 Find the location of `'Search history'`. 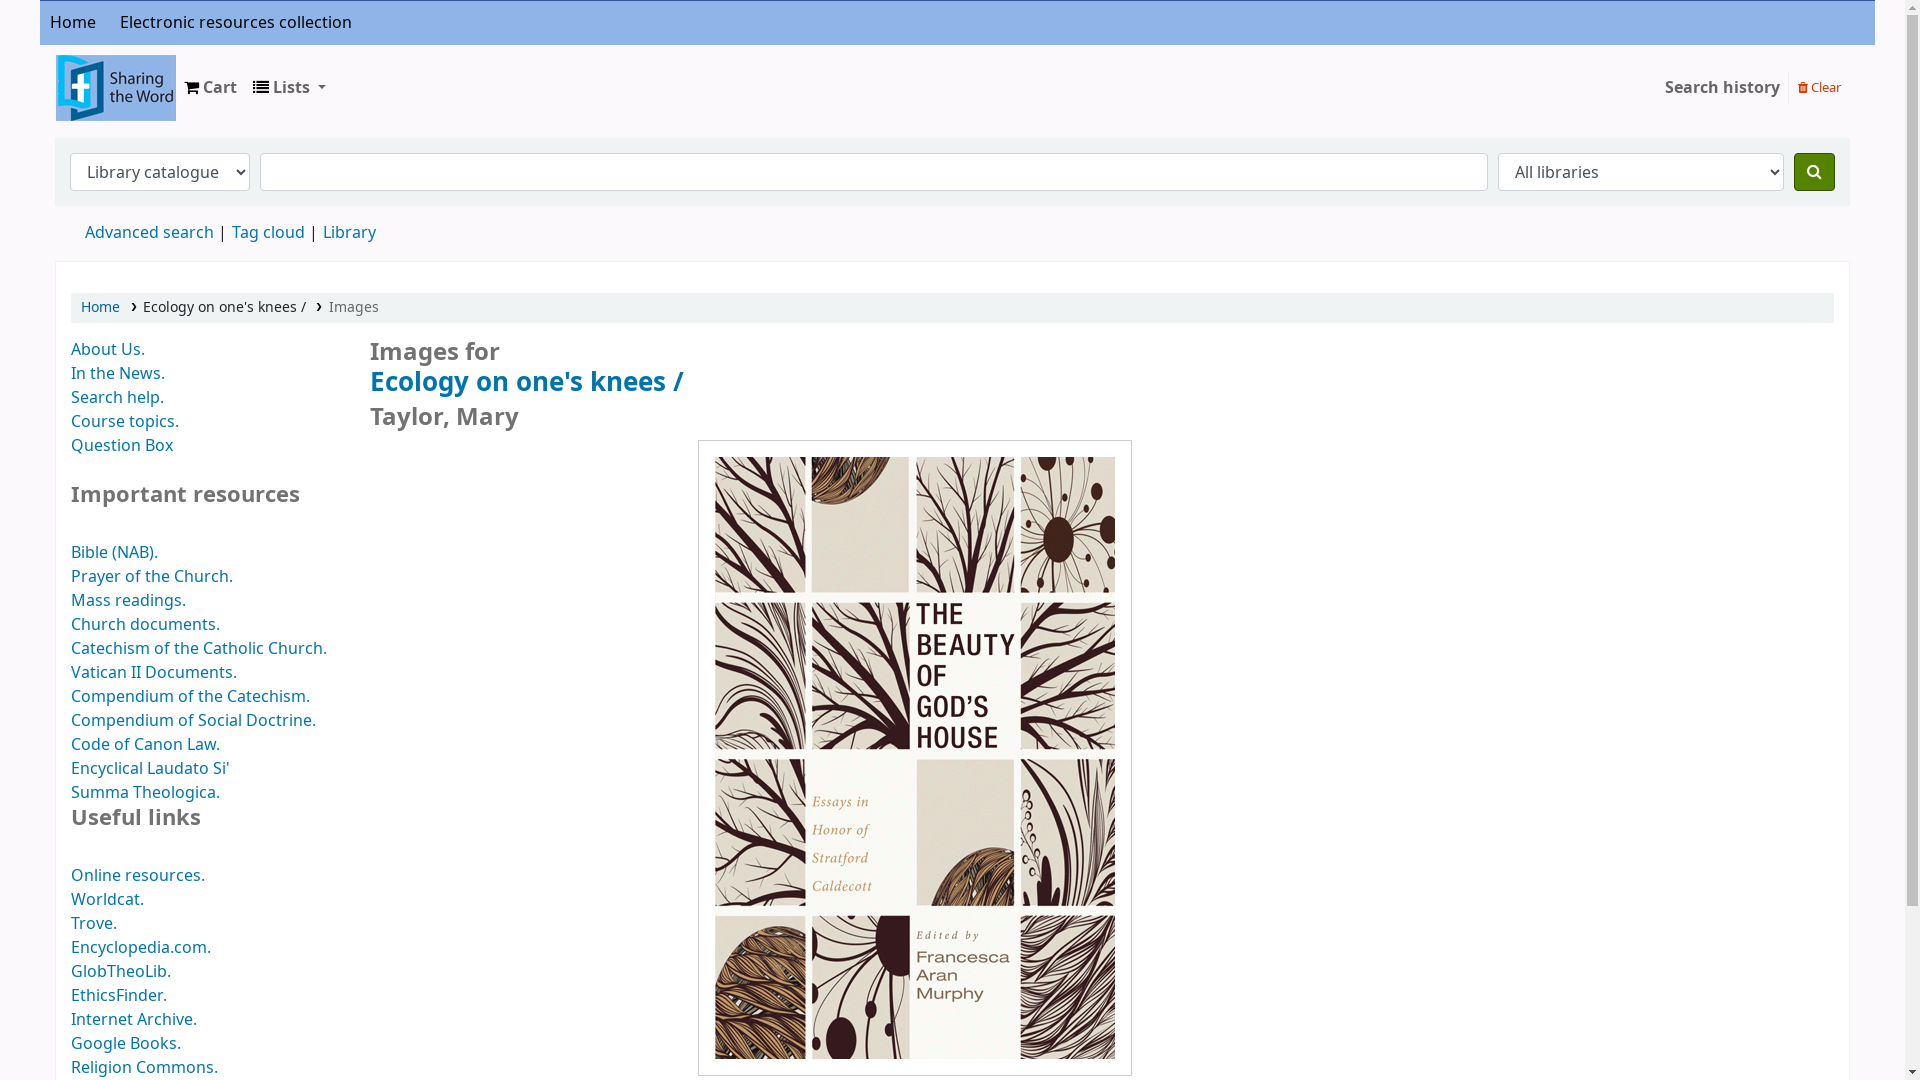

'Search history' is located at coordinates (1656, 87).